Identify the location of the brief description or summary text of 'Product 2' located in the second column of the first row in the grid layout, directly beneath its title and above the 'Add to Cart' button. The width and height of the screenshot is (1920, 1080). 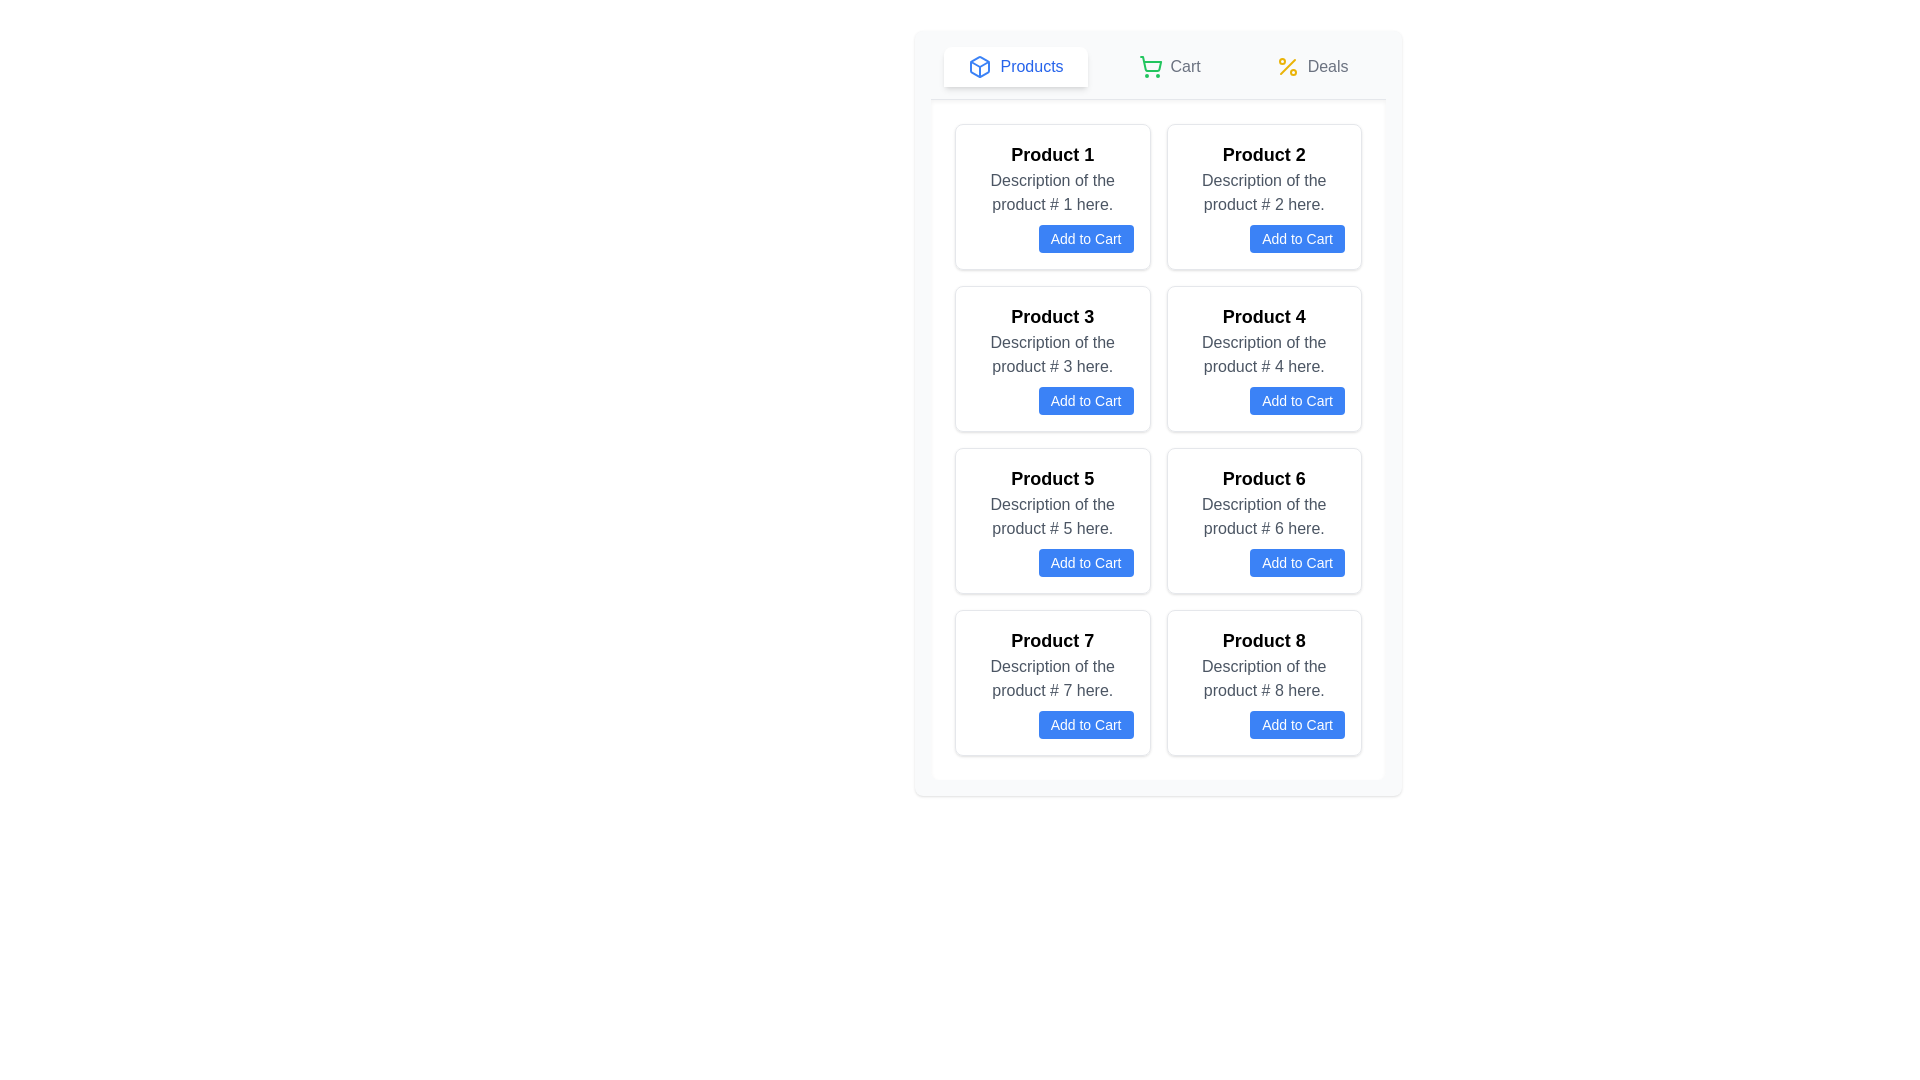
(1263, 192).